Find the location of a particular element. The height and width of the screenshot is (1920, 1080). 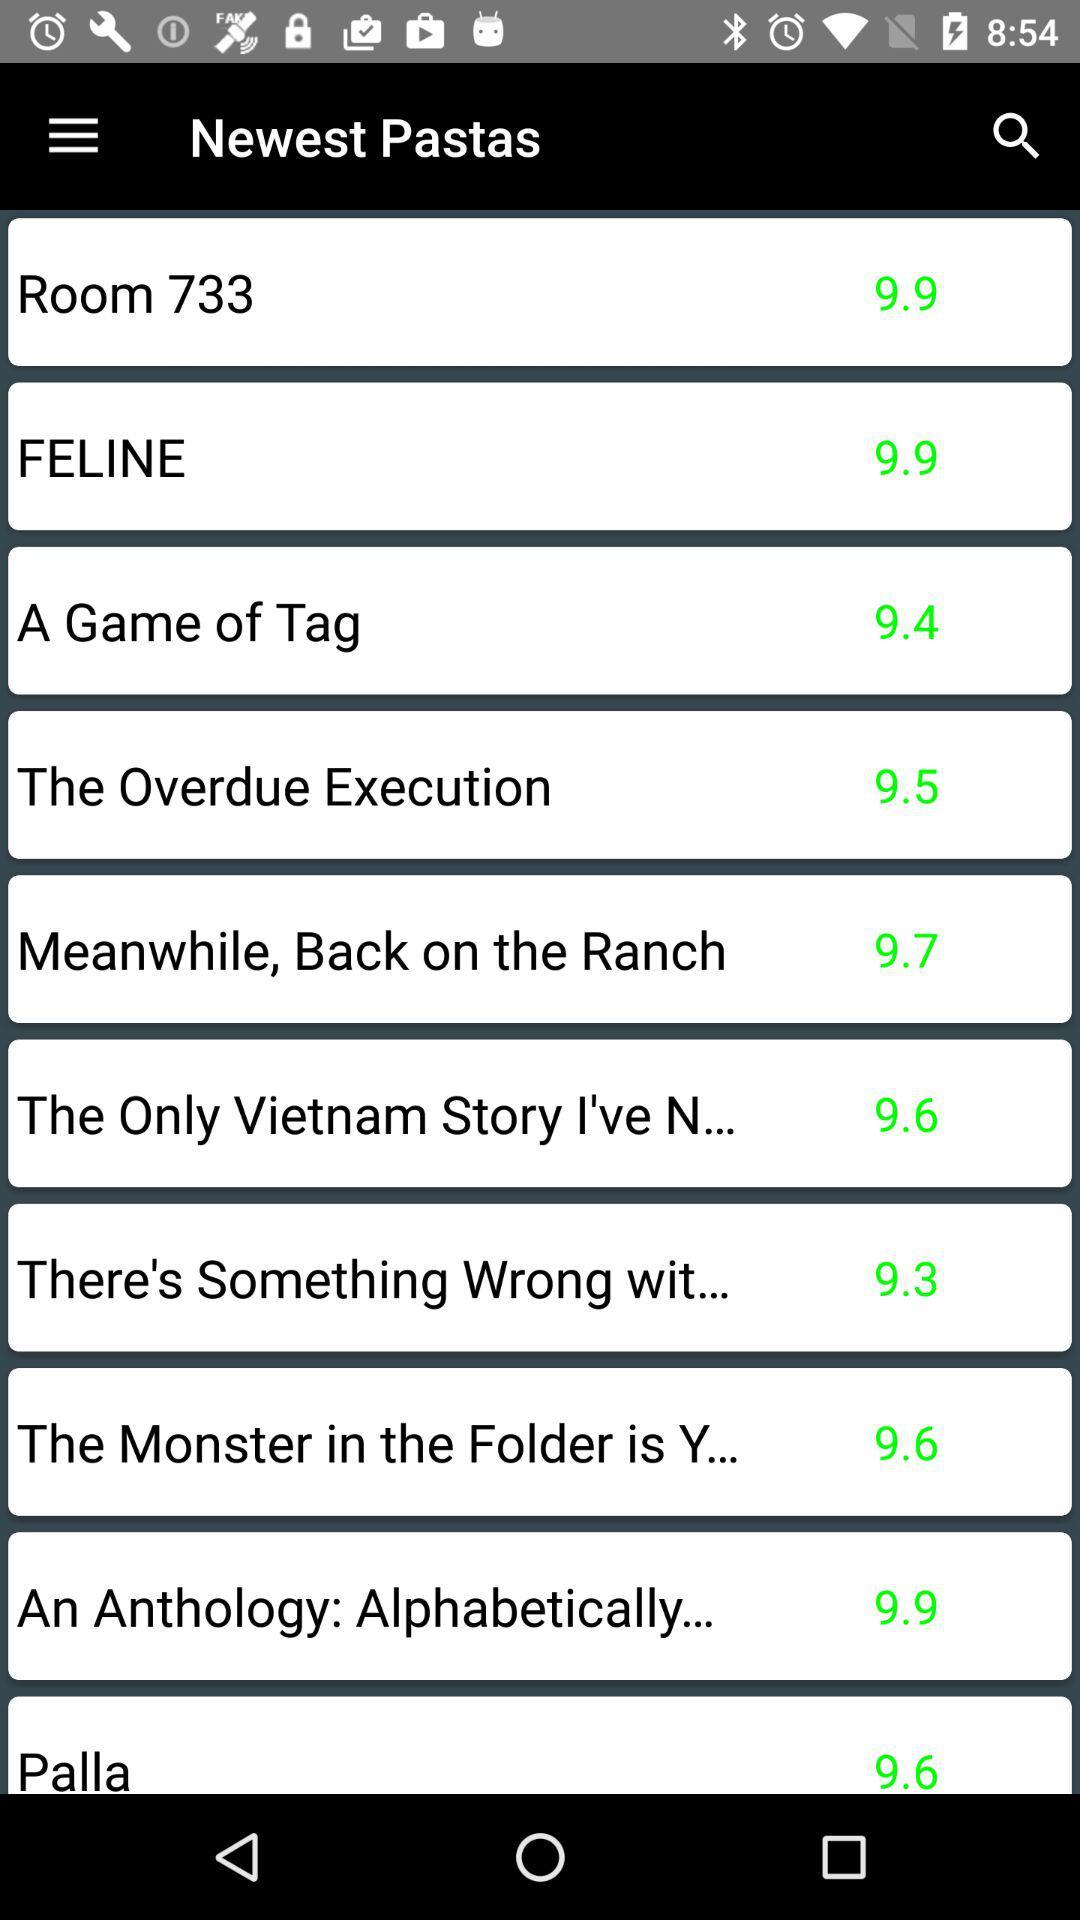

the item to the right of newest pastas item is located at coordinates (1017, 135).